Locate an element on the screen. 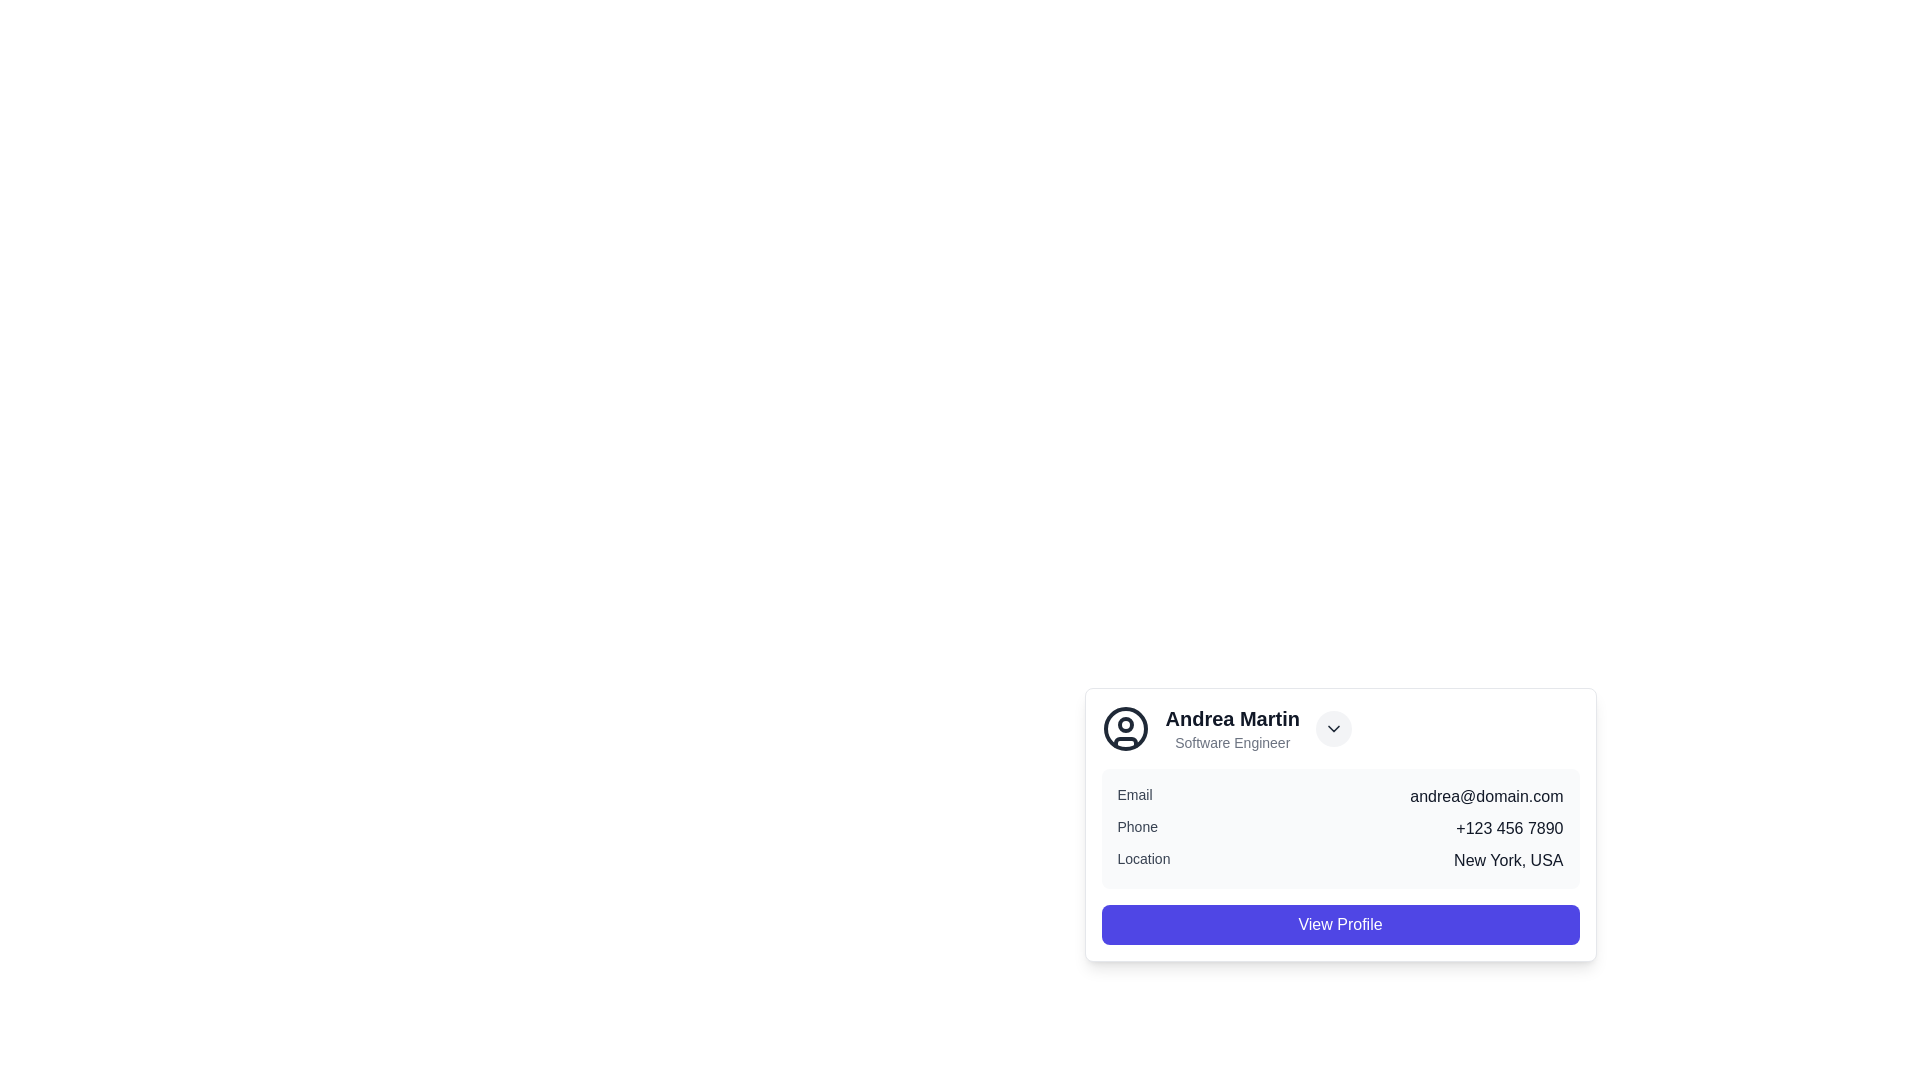 The height and width of the screenshot is (1080, 1920). the small circular Icon component located in the top-left region of the graphical user icon on the profile card is located at coordinates (1125, 725).